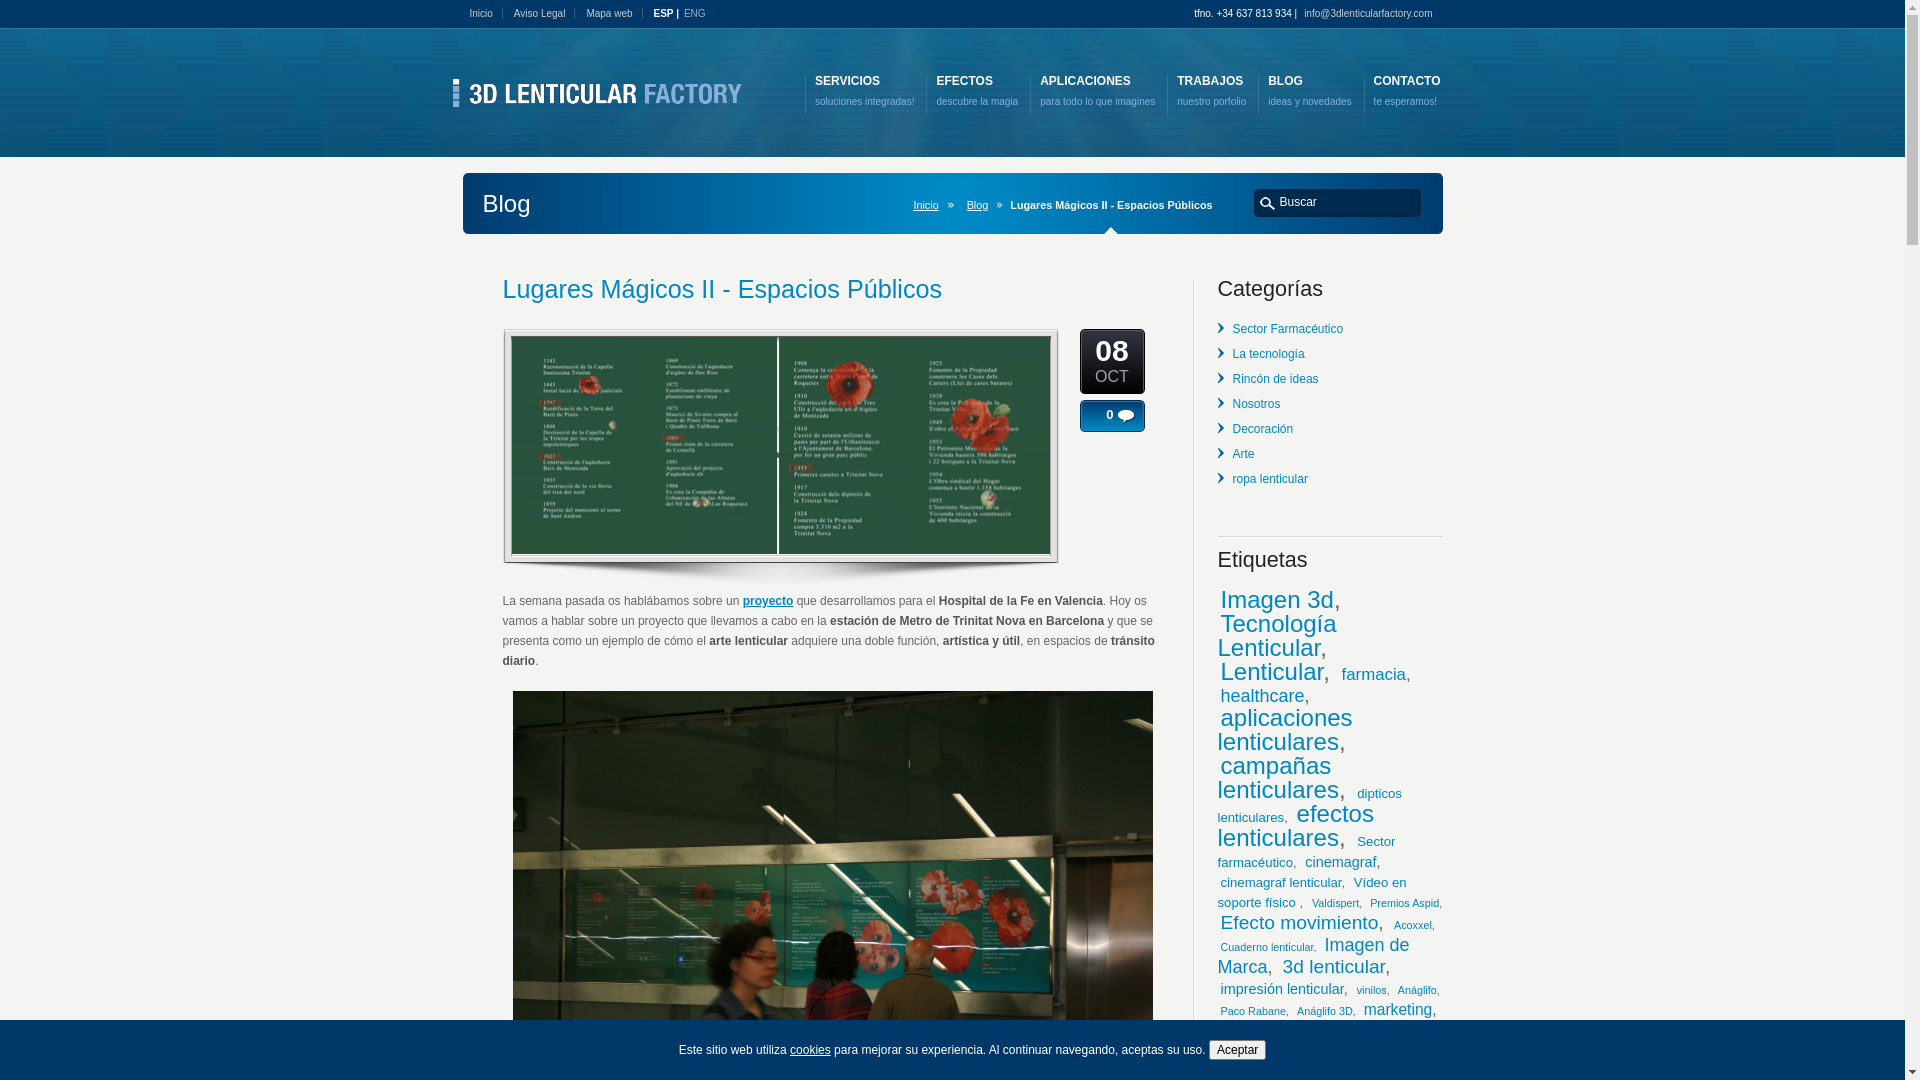  What do you see at coordinates (1392, 925) in the screenshot?
I see `'Acoxxel'` at bounding box center [1392, 925].